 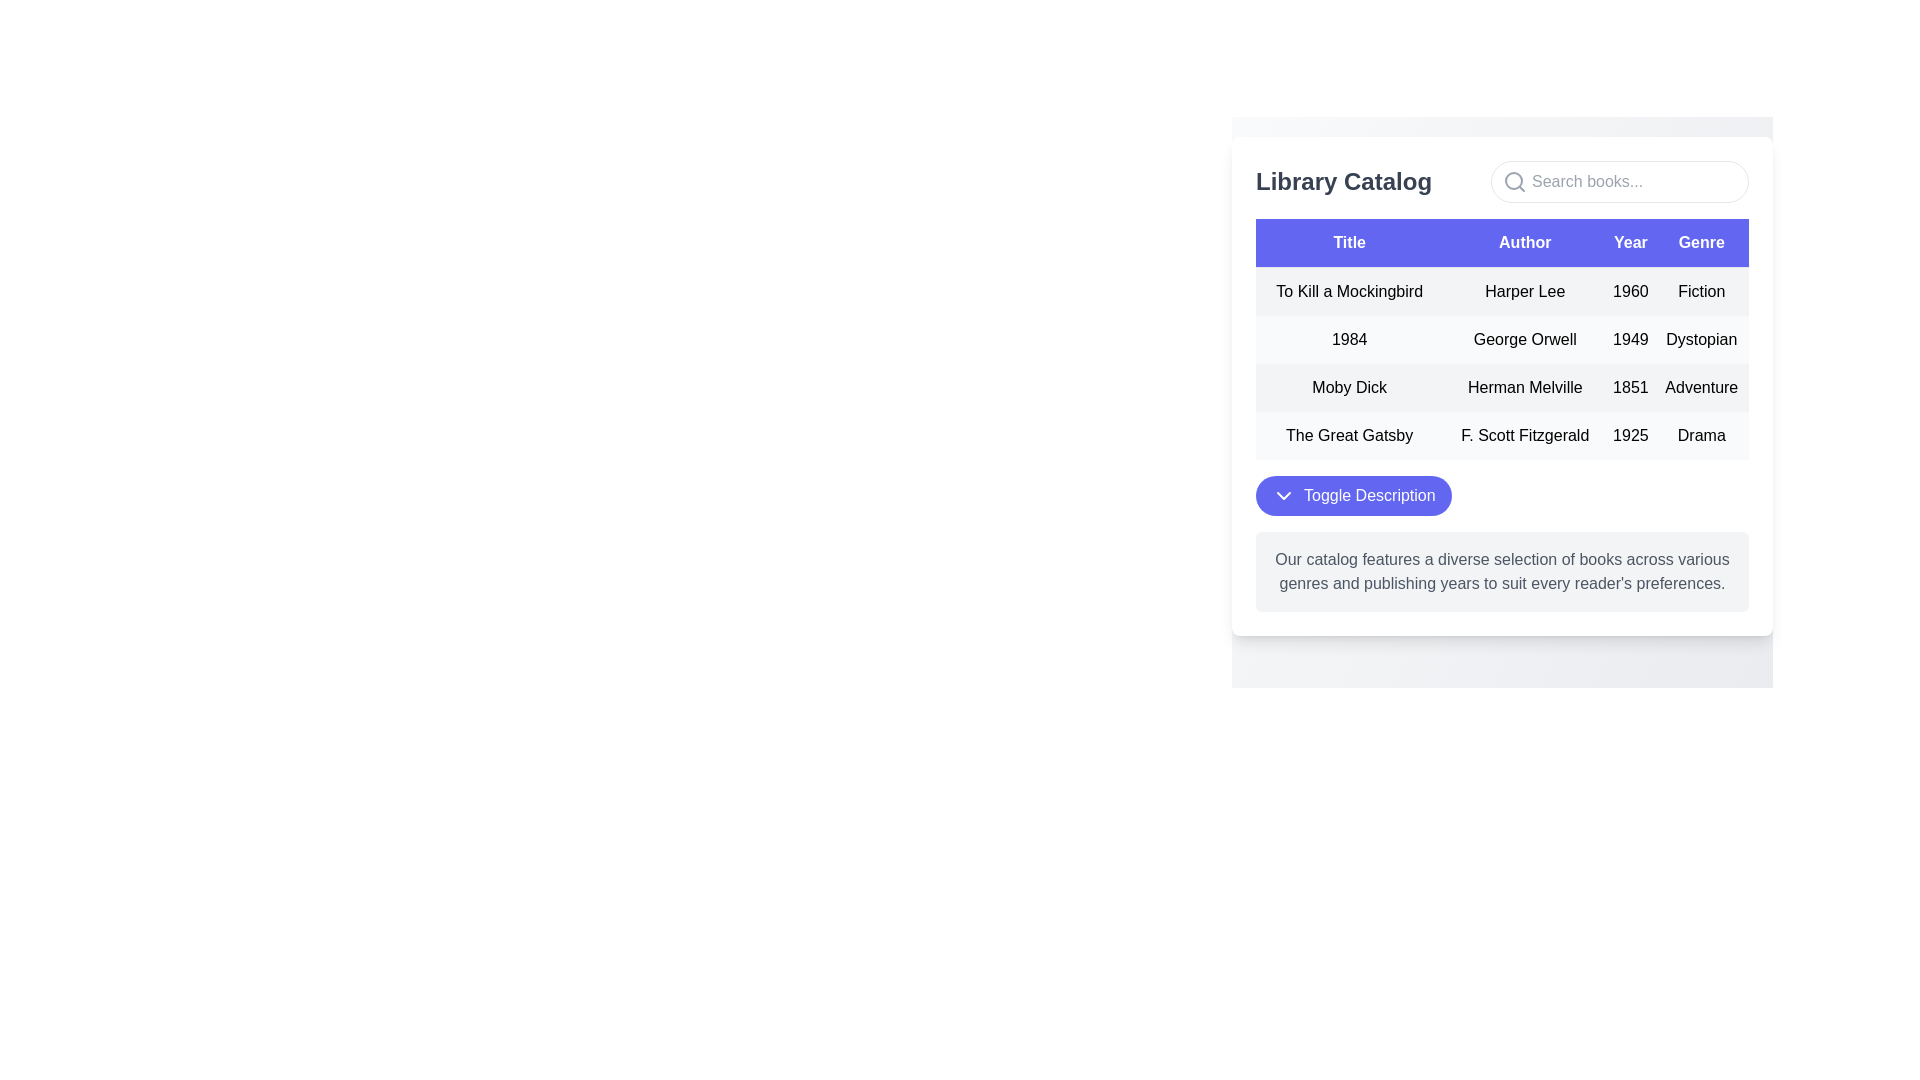 What do you see at coordinates (1630, 242) in the screenshot?
I see `the third column header labeled 'Year' in the table, which is positioned between the 'Author' and 'Genre' headers` at bounding box center [1630, 242].